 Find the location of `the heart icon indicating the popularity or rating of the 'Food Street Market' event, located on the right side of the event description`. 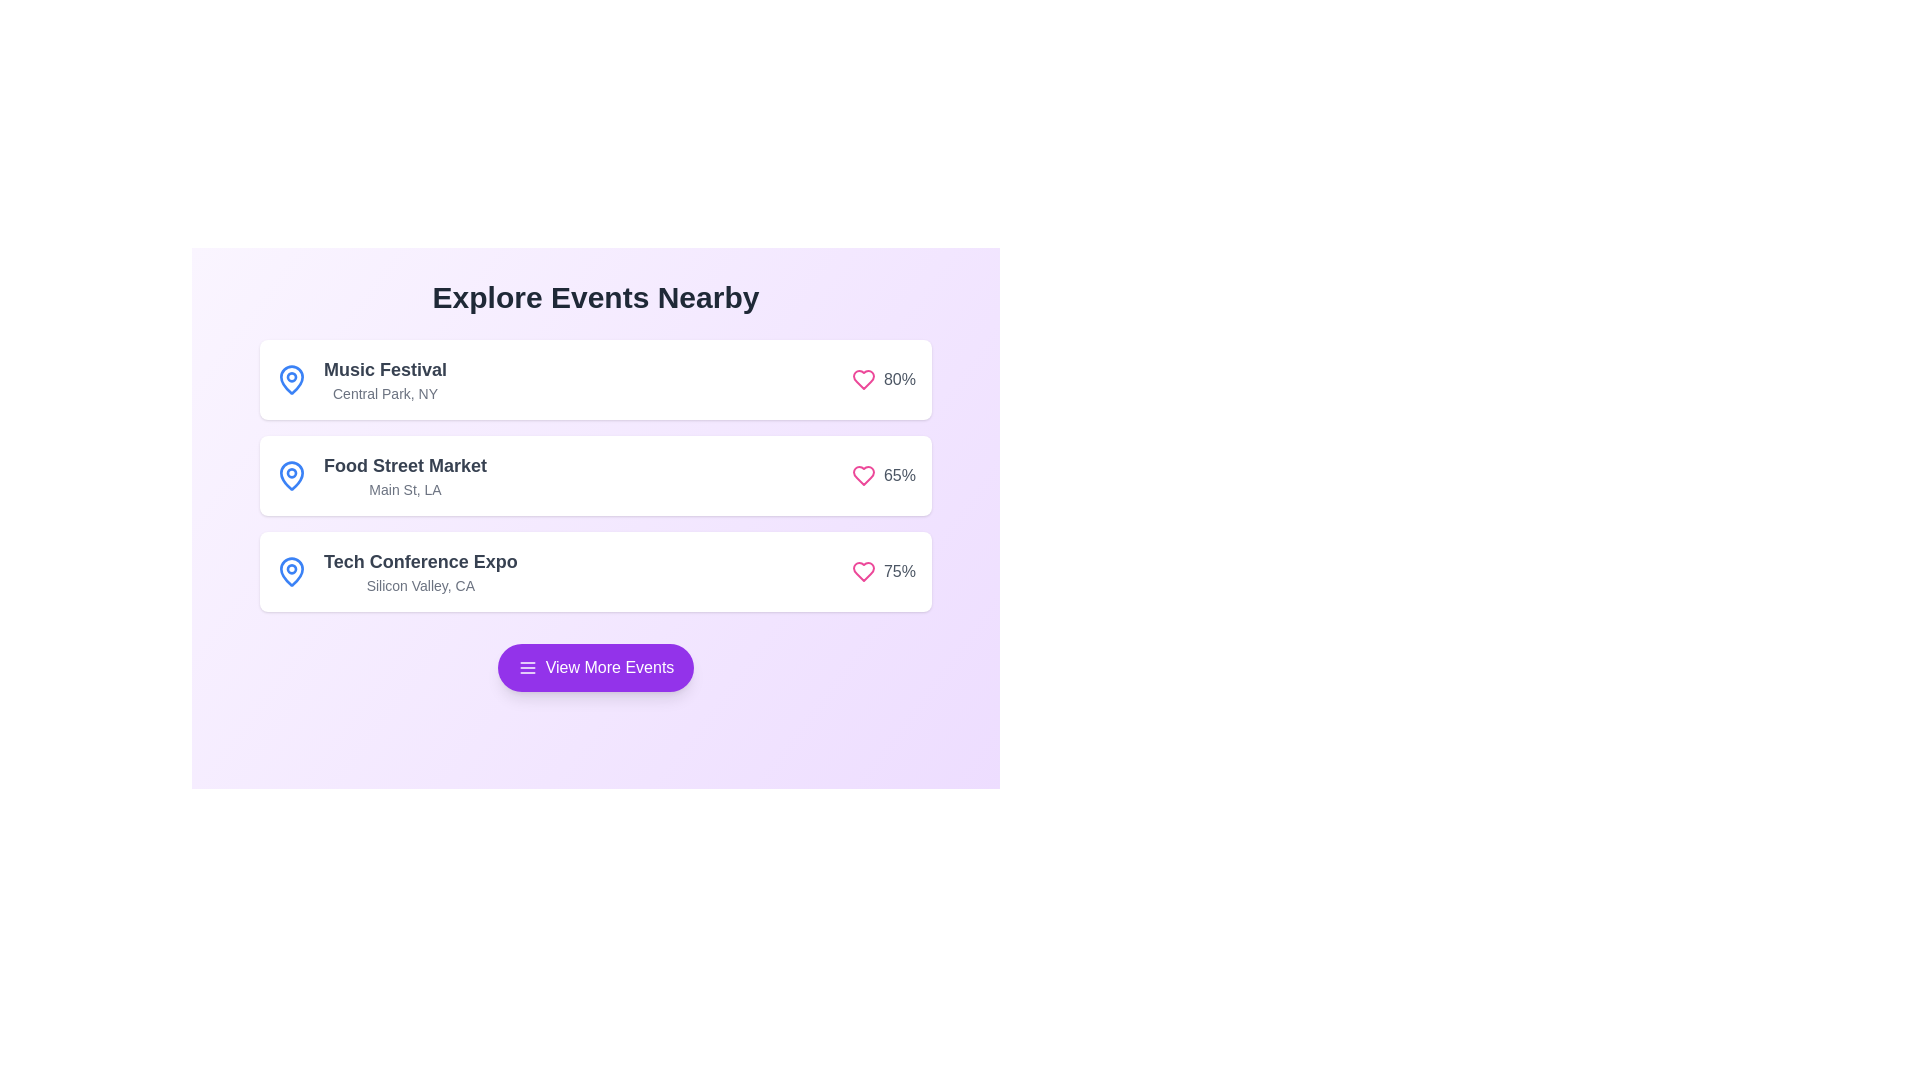

the heart icon indicating the popularity or rating of the 'Food Street Market' event, located on the right side of the event description is located at coordinates (882, 475).